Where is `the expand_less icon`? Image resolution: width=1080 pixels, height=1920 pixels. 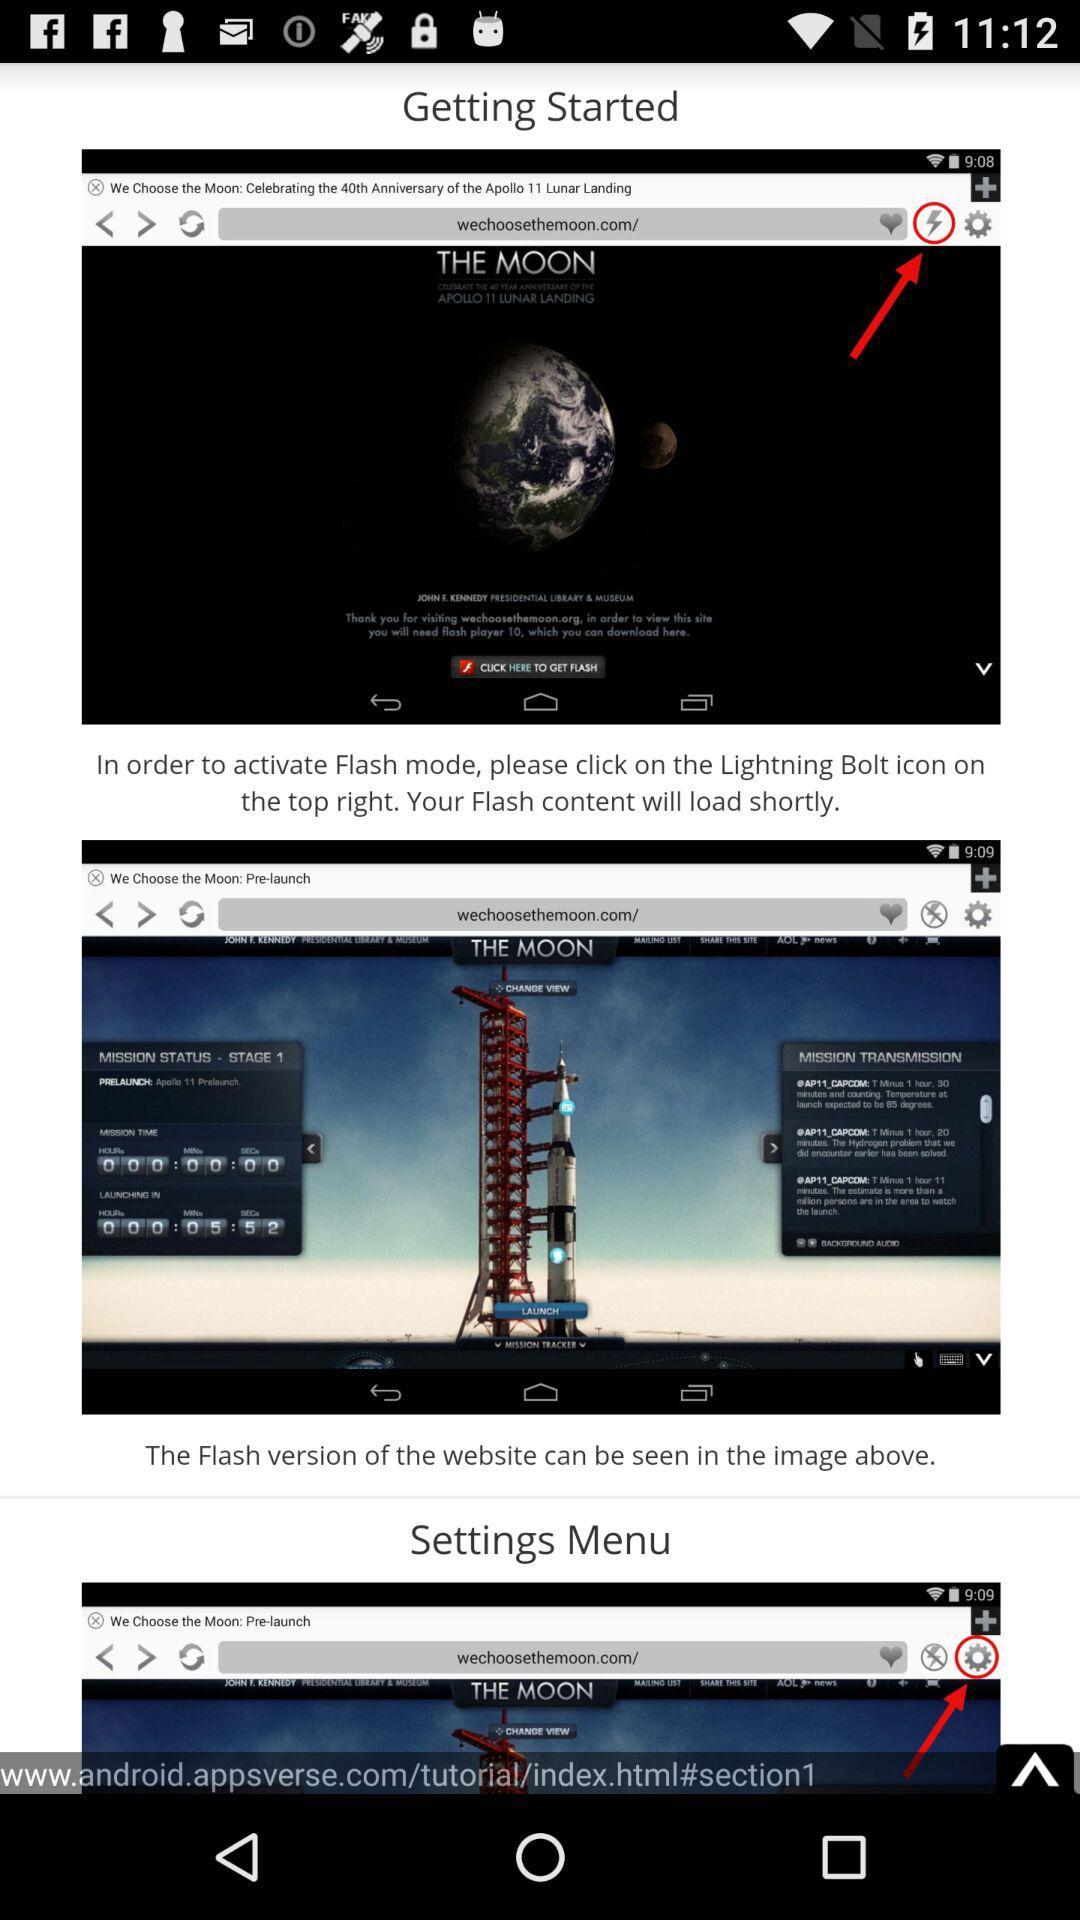 the expand_less icon is located at coordinates (1035, 1880).